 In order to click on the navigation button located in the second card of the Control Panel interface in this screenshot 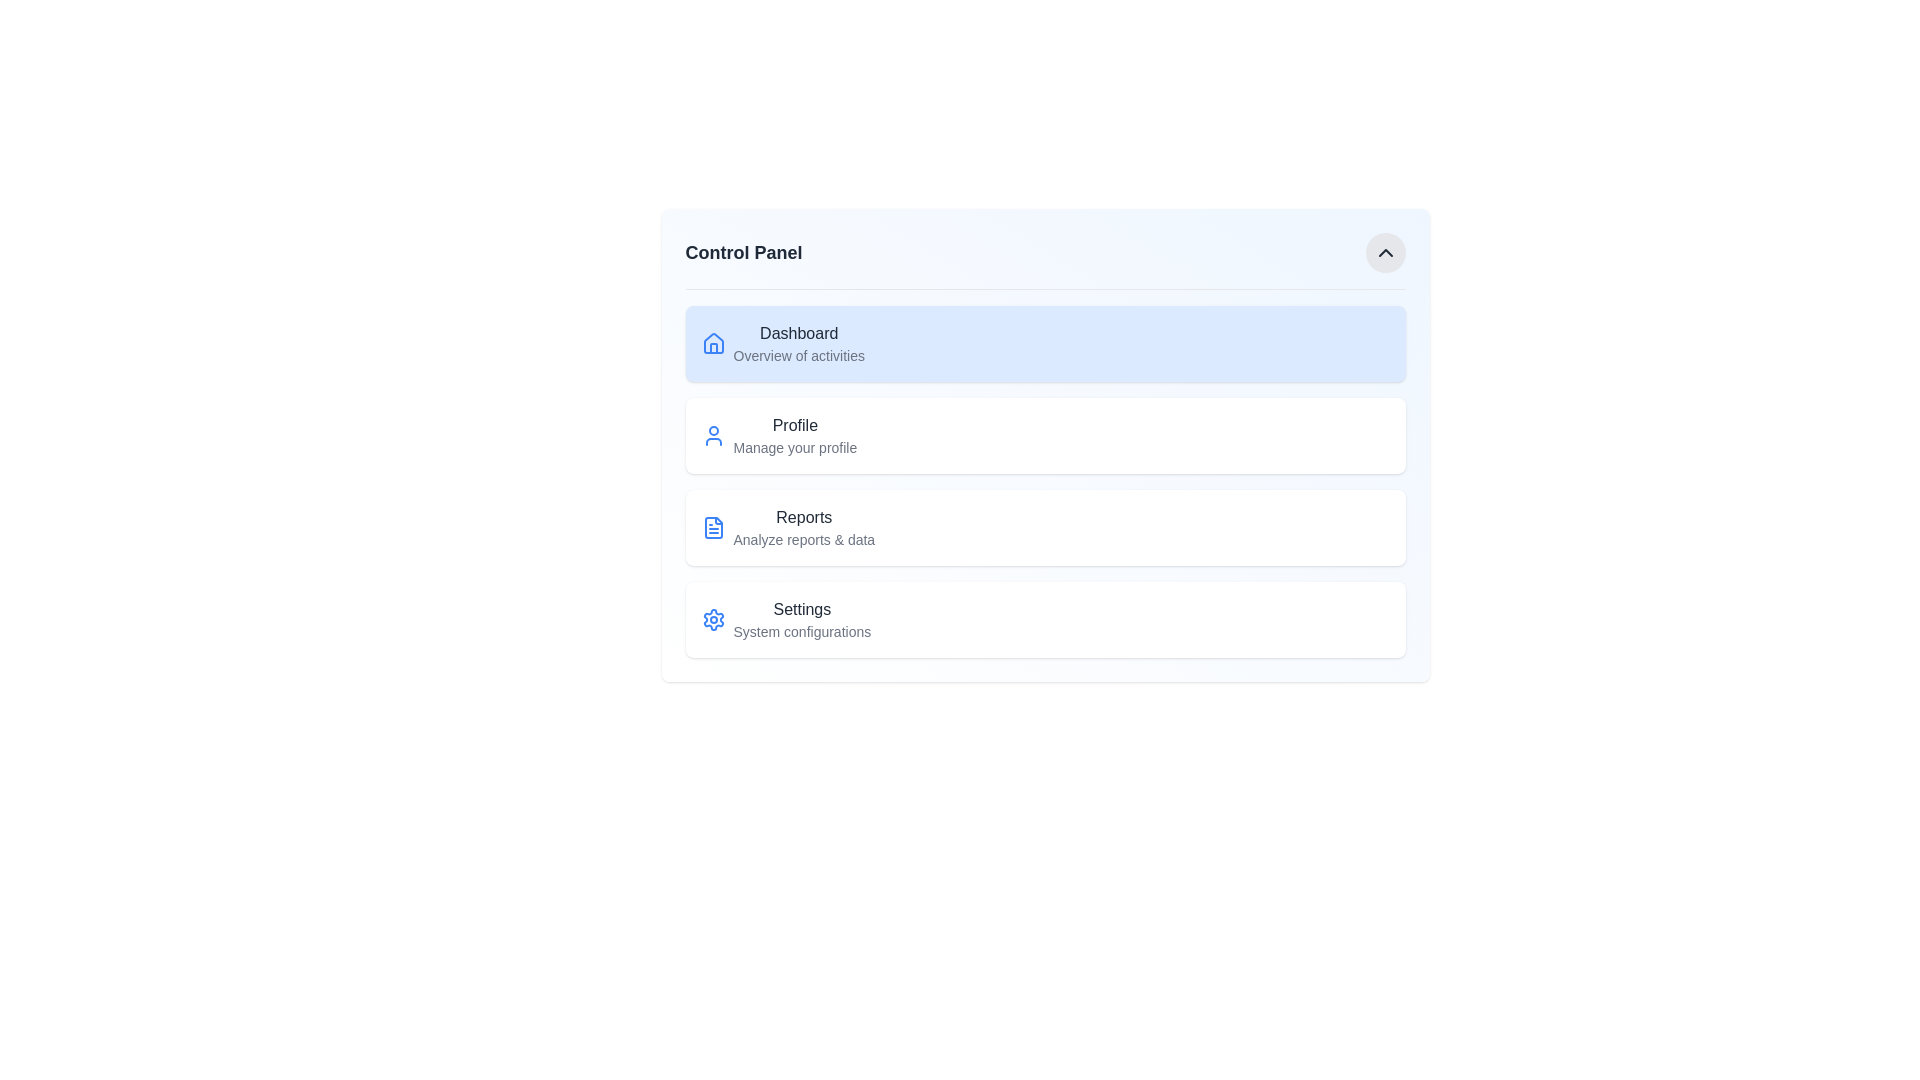, I will do `click(1044, 434)`.